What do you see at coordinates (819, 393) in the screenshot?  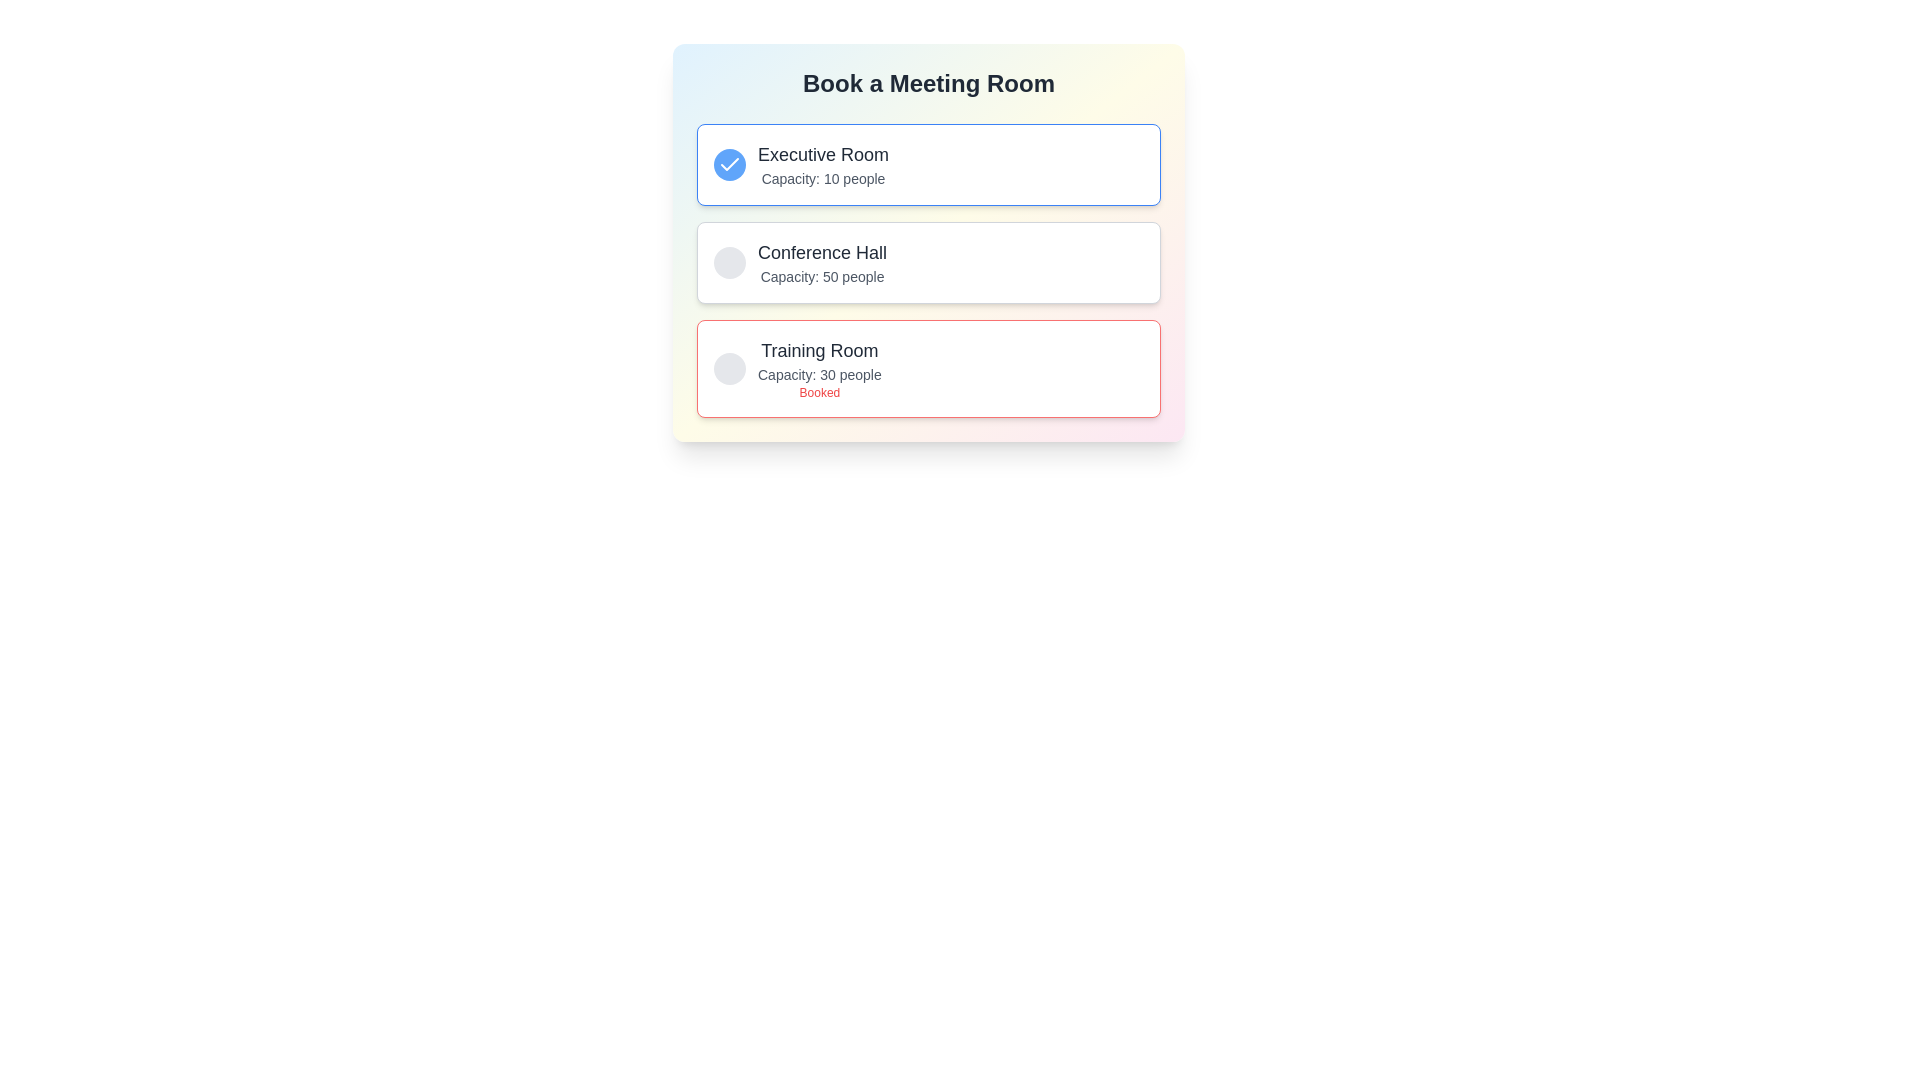 I see `the Status indicator of the 'Training Room' which conveys that the room is currently booked and unavailable for reservation` at bounding box center [819, 393].